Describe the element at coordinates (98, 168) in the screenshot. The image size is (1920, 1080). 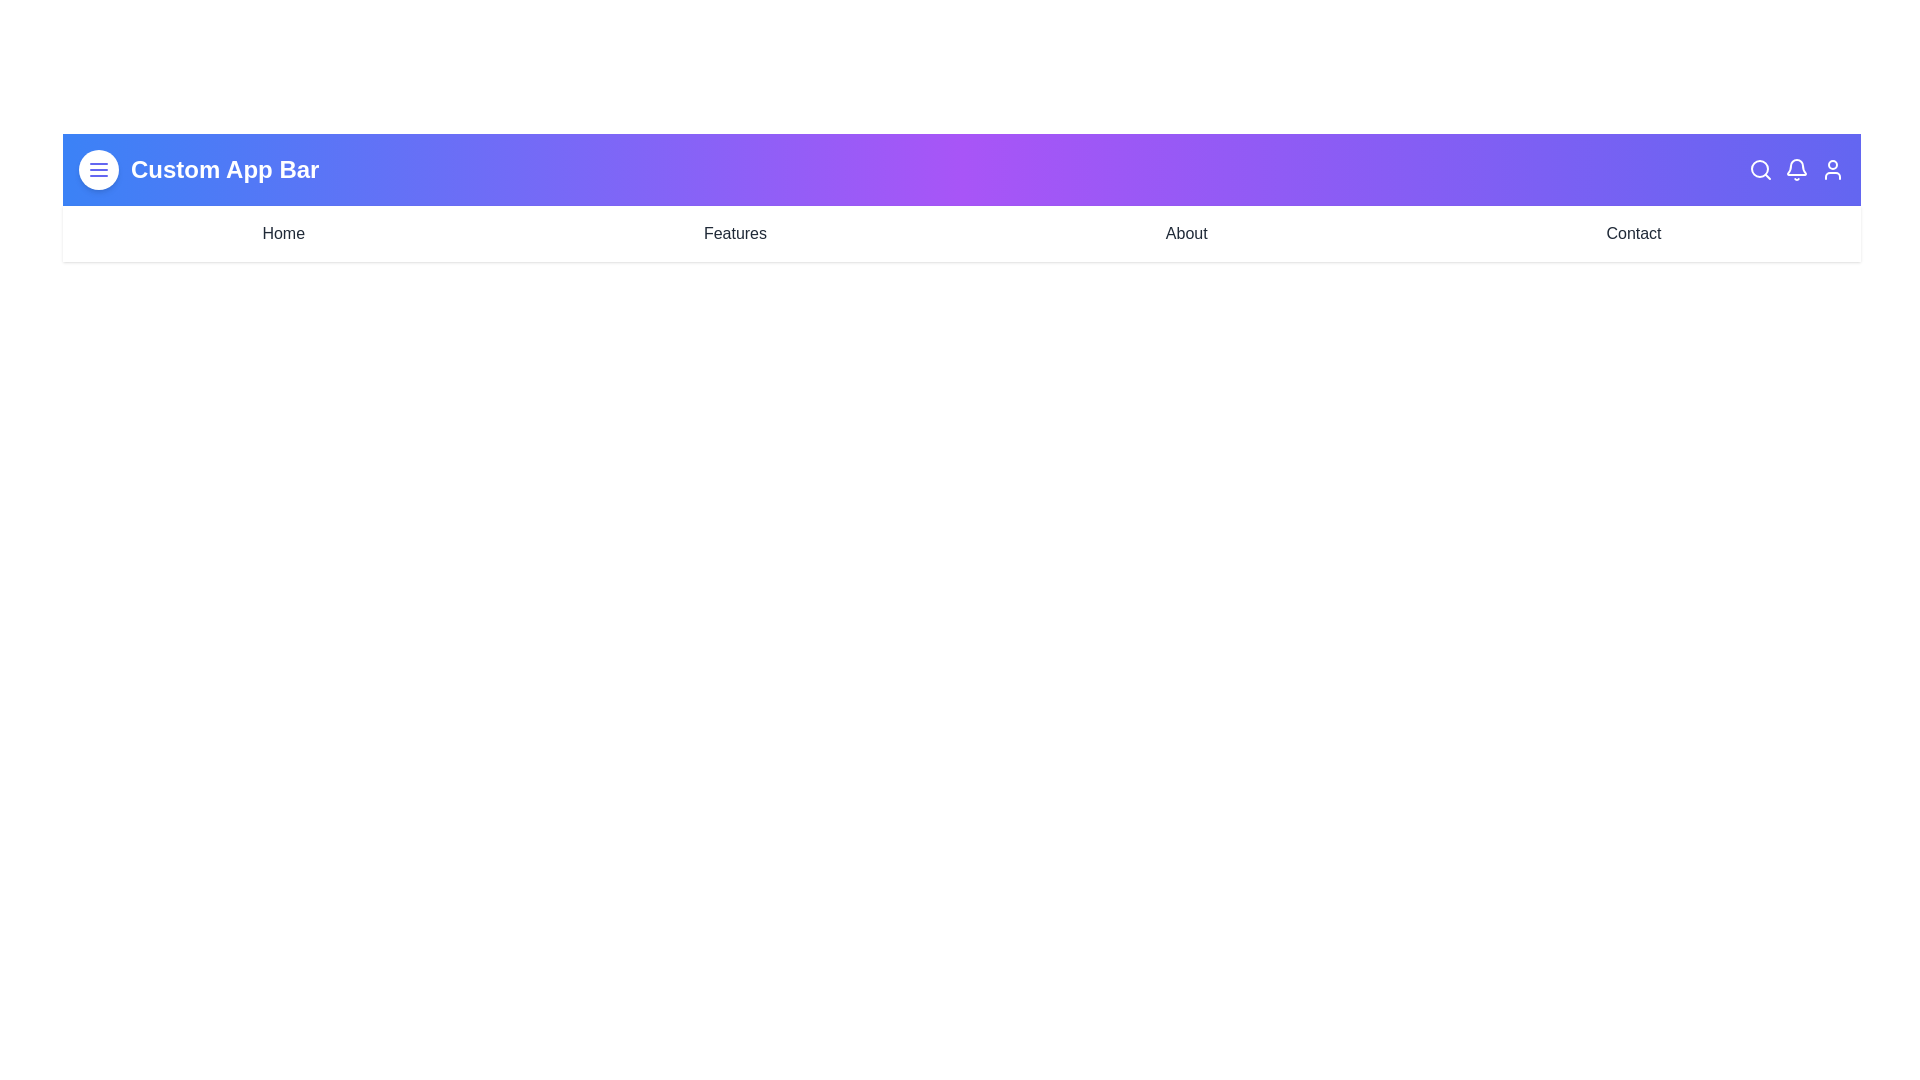
I see `the menu button to toggle the main menu visibility` at that location.